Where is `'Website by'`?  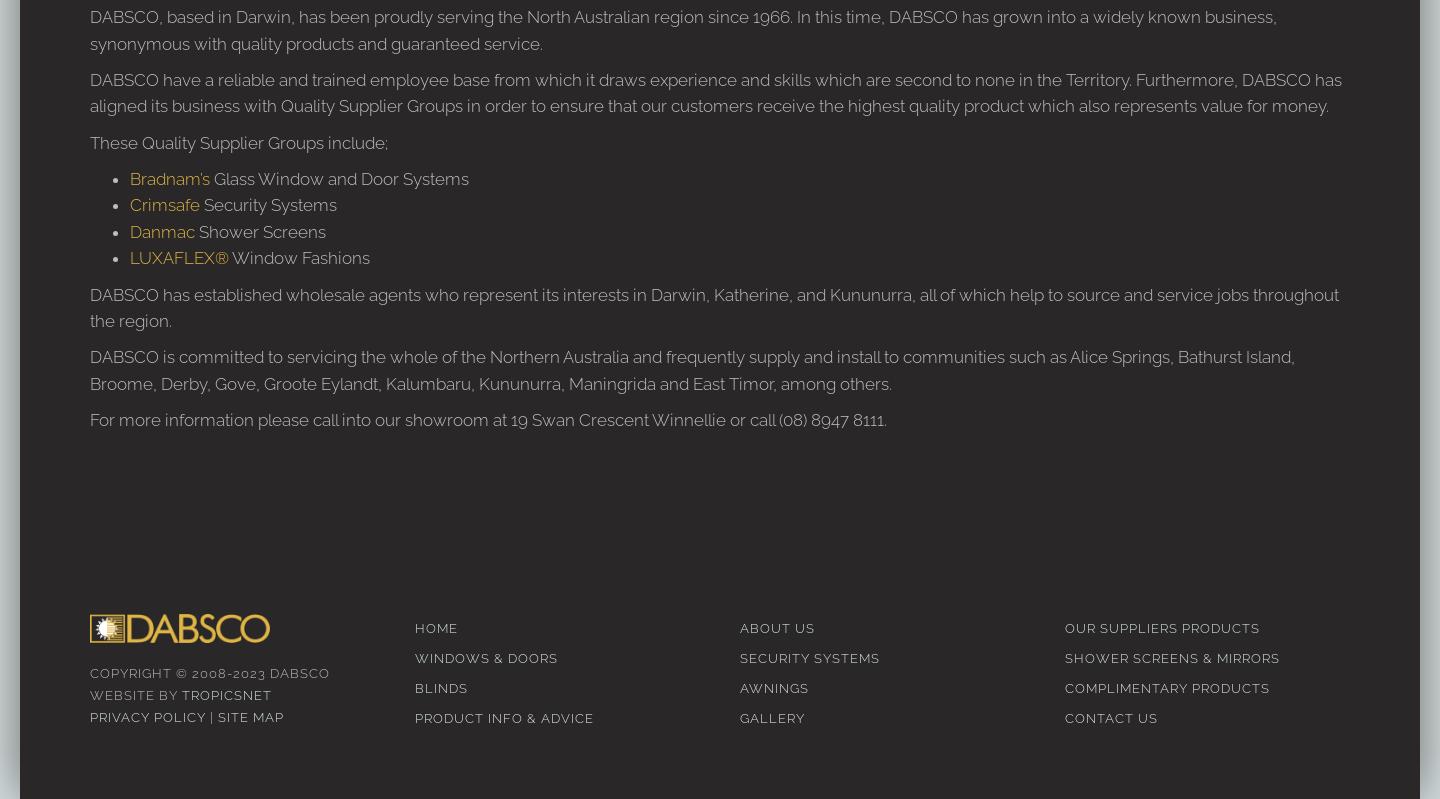
'Website by' is located at coordinates (134, 695).